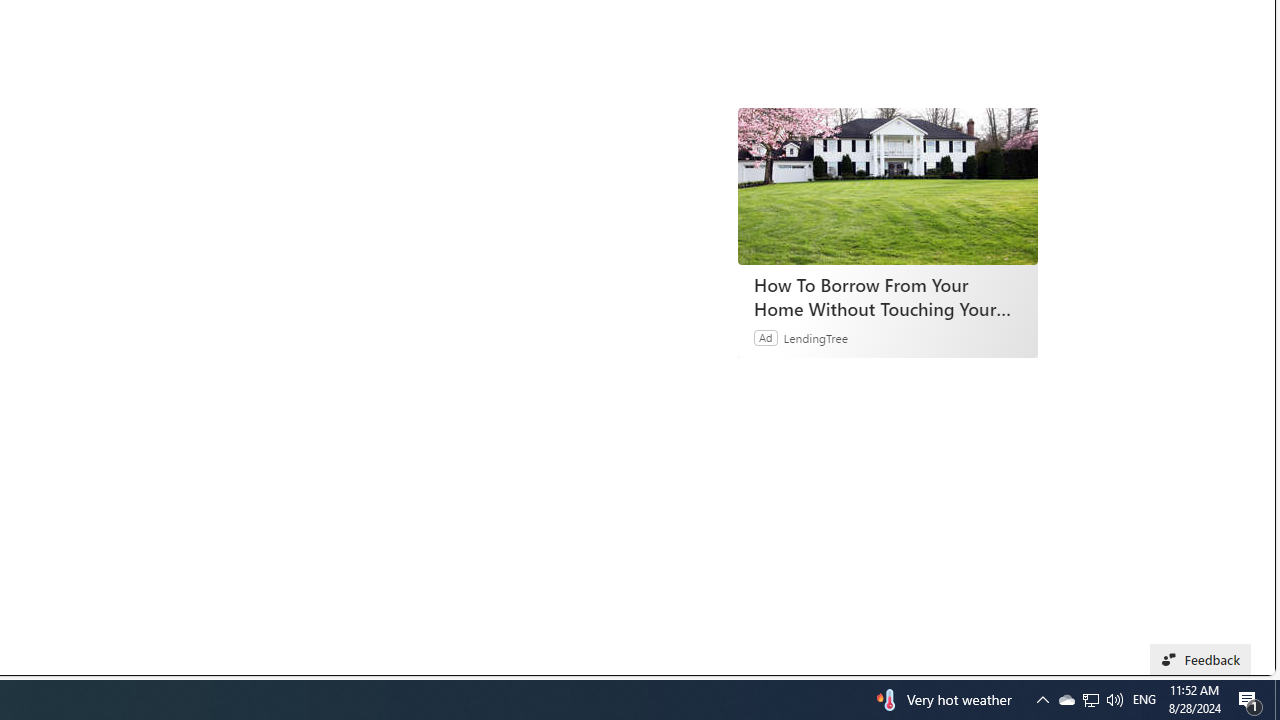  Describe the element at coordinates (887, 186) in the screenshot. I see `'How To Borrow From Your Home Without Touching Your Mortgage'` at that location.